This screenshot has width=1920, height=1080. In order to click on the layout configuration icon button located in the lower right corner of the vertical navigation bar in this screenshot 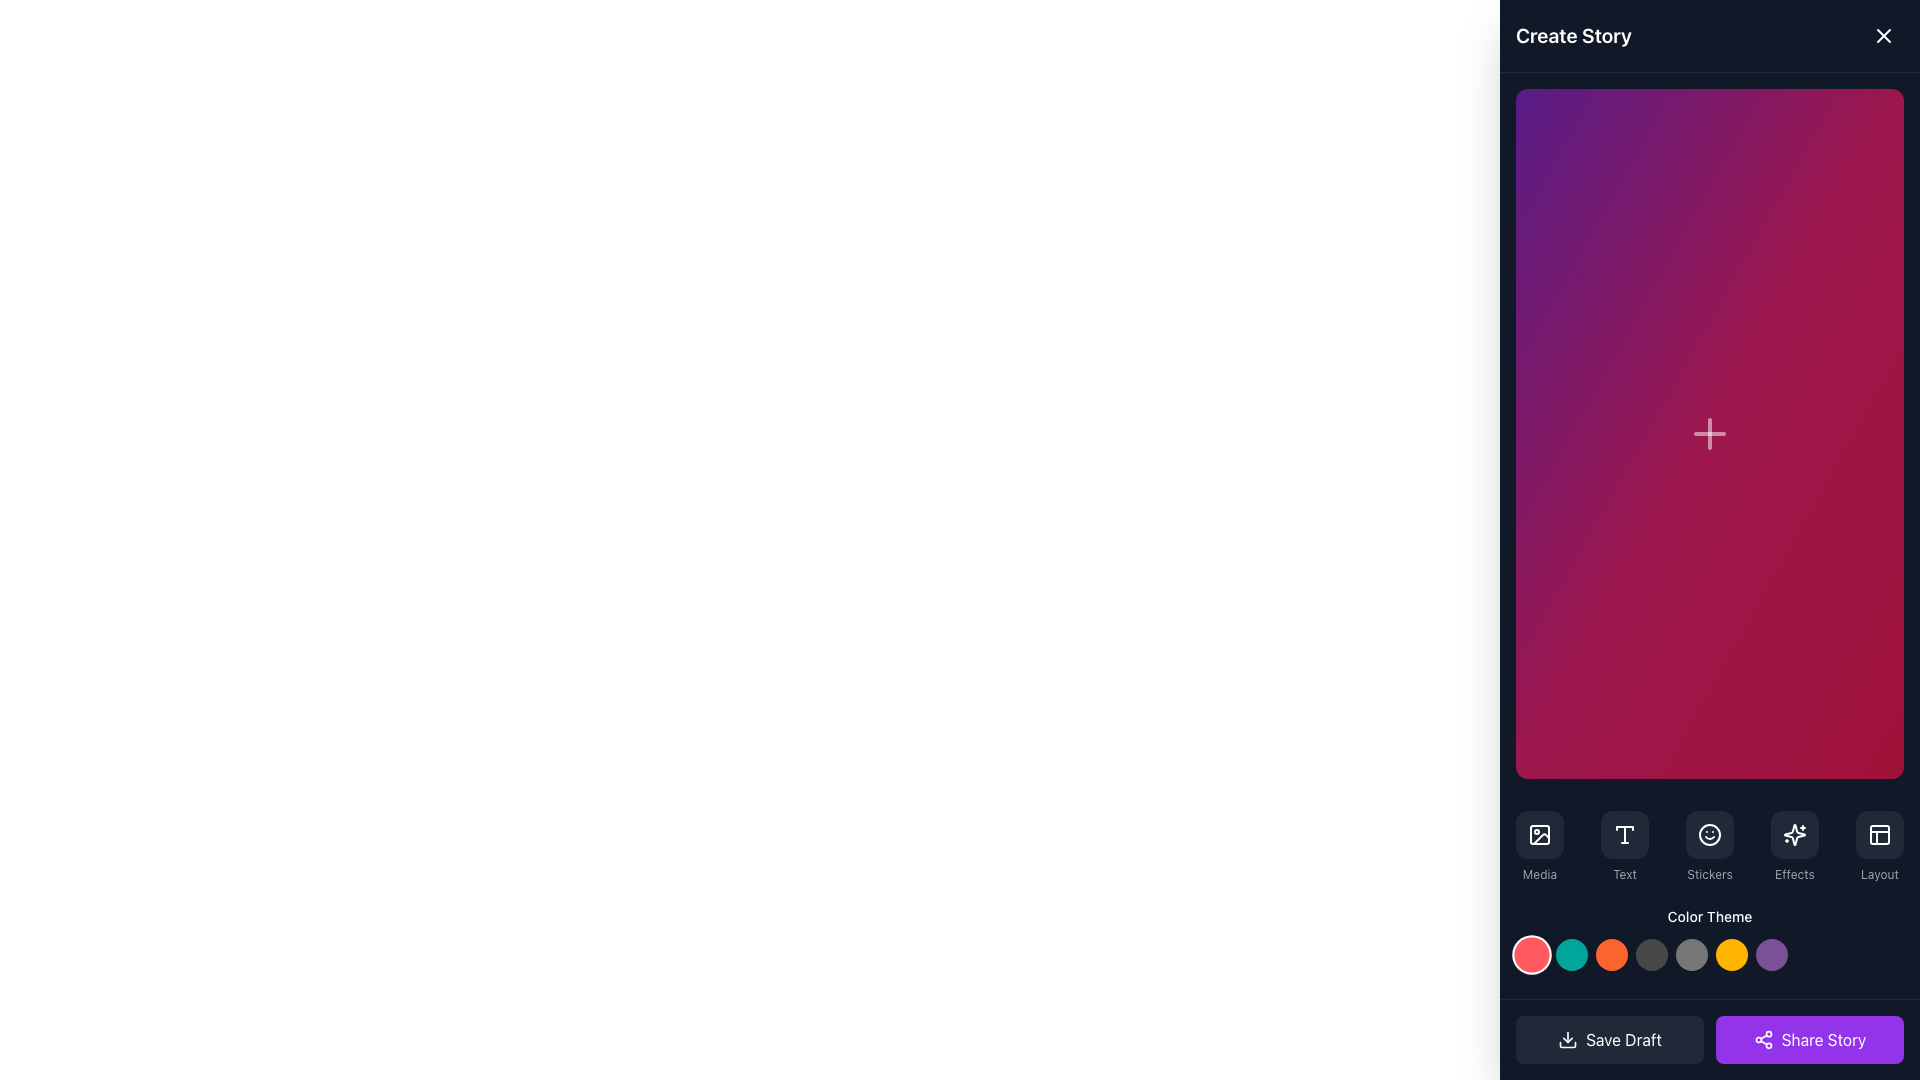, I will do `click(1879, 833)`.